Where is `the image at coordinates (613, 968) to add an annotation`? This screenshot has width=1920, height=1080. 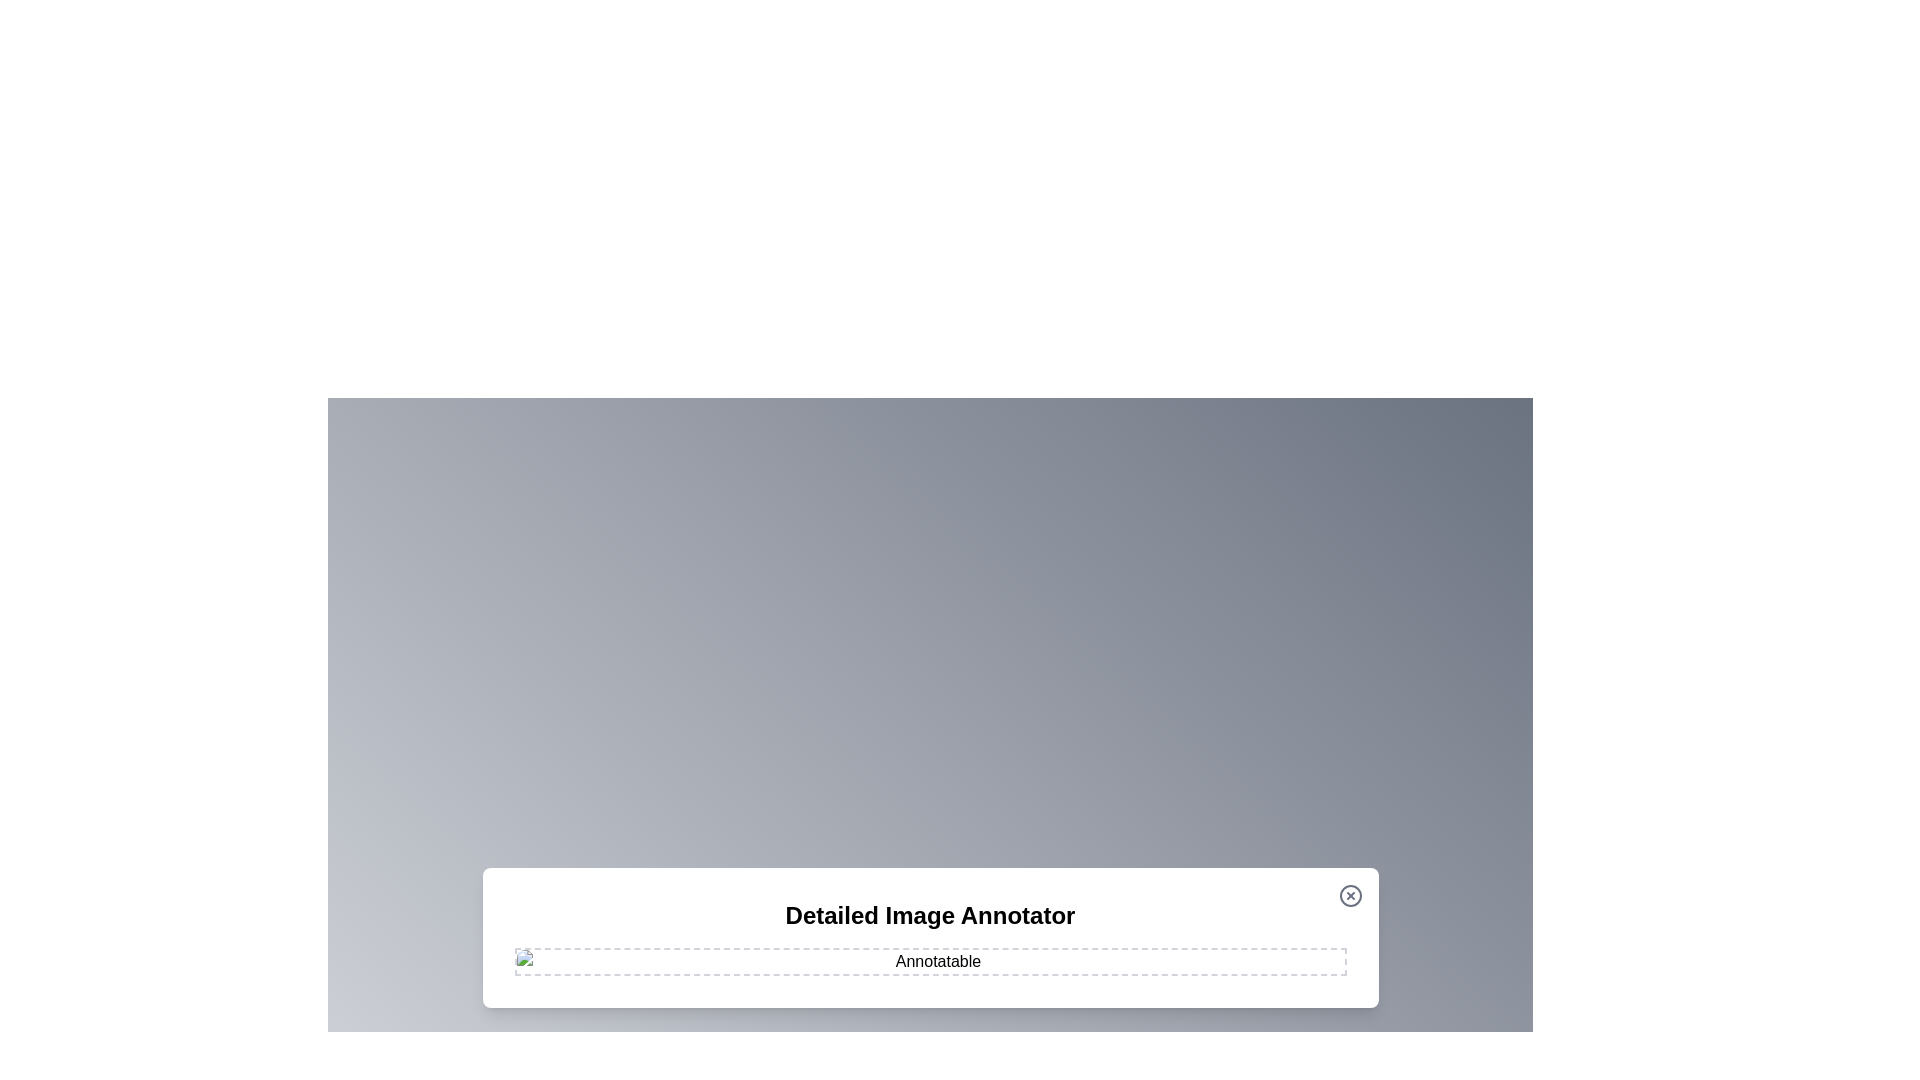
the image at coordinates (613, 968) to add an annotation is located at coordinates (612, 967).